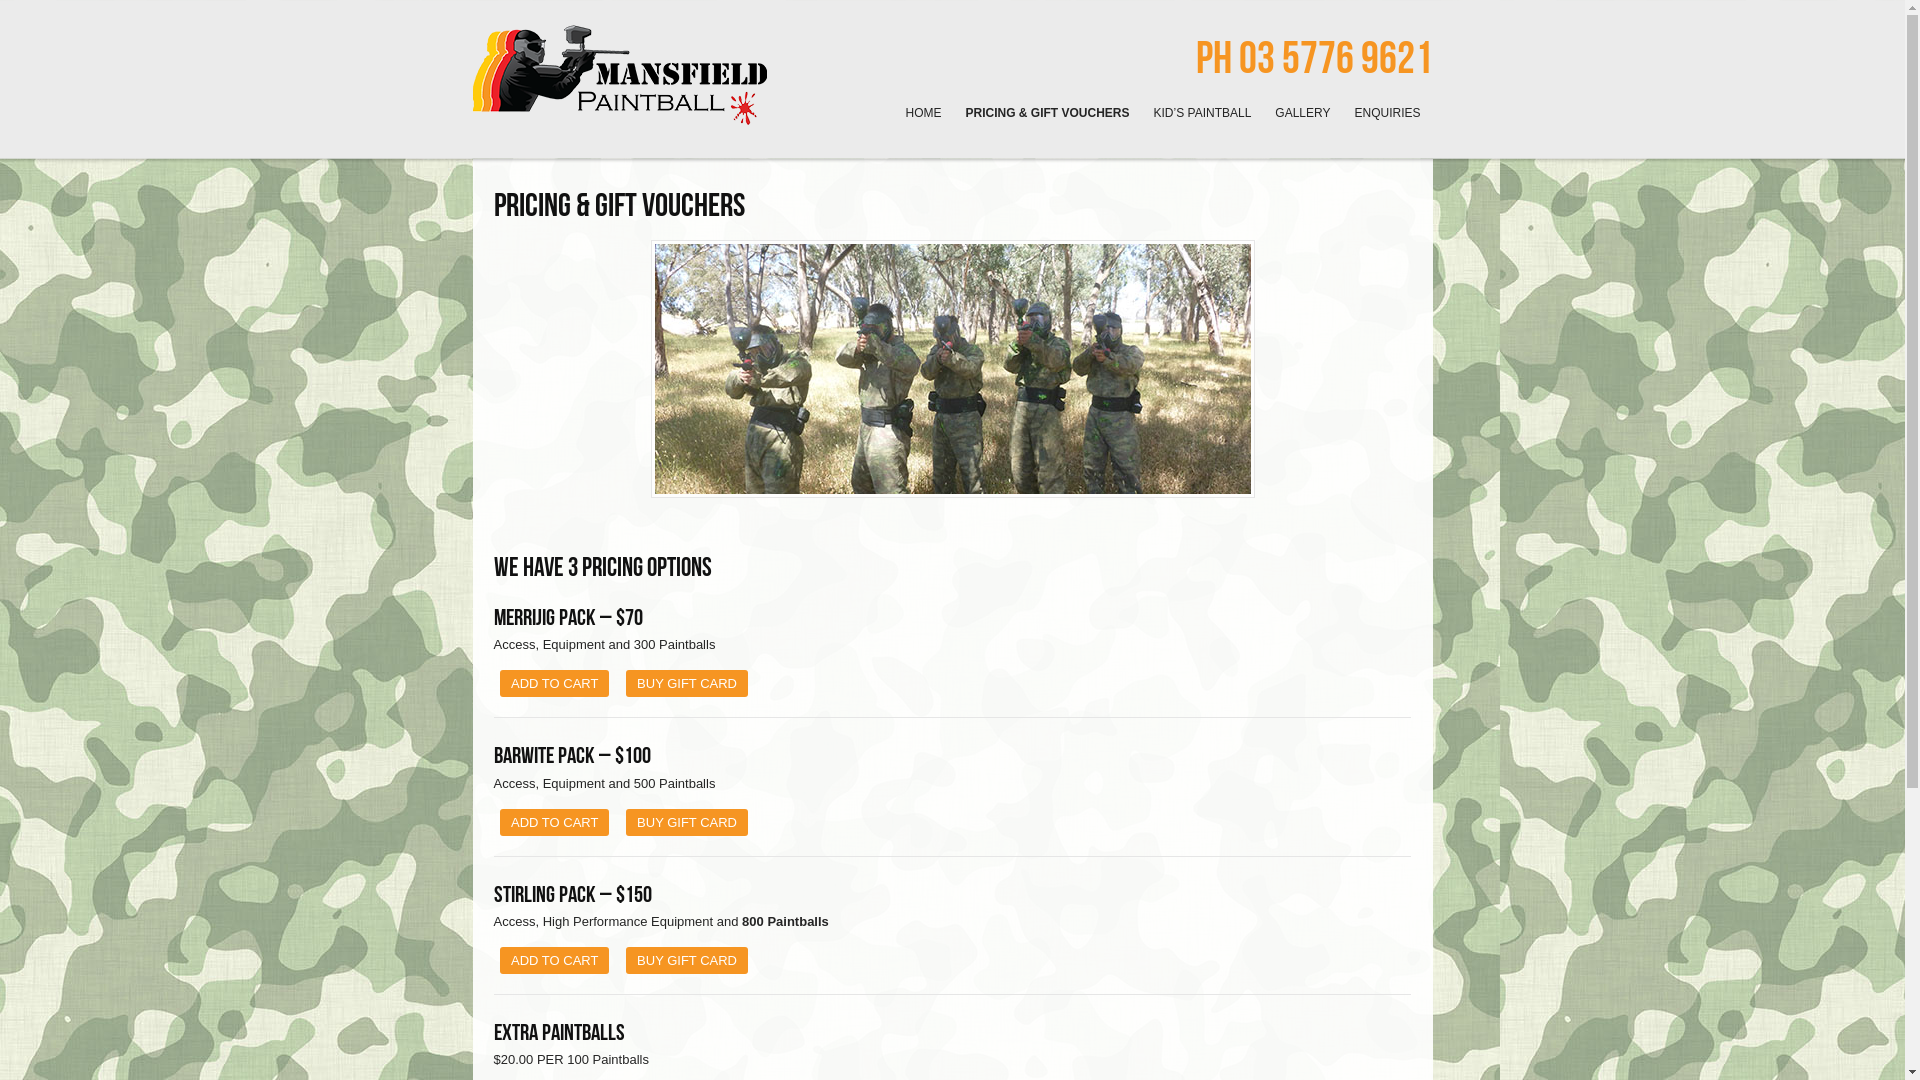 The width and height of the screenshot is (1920, 1080). I want to click on 'BUY GIFT CARD', so click(686, 959).